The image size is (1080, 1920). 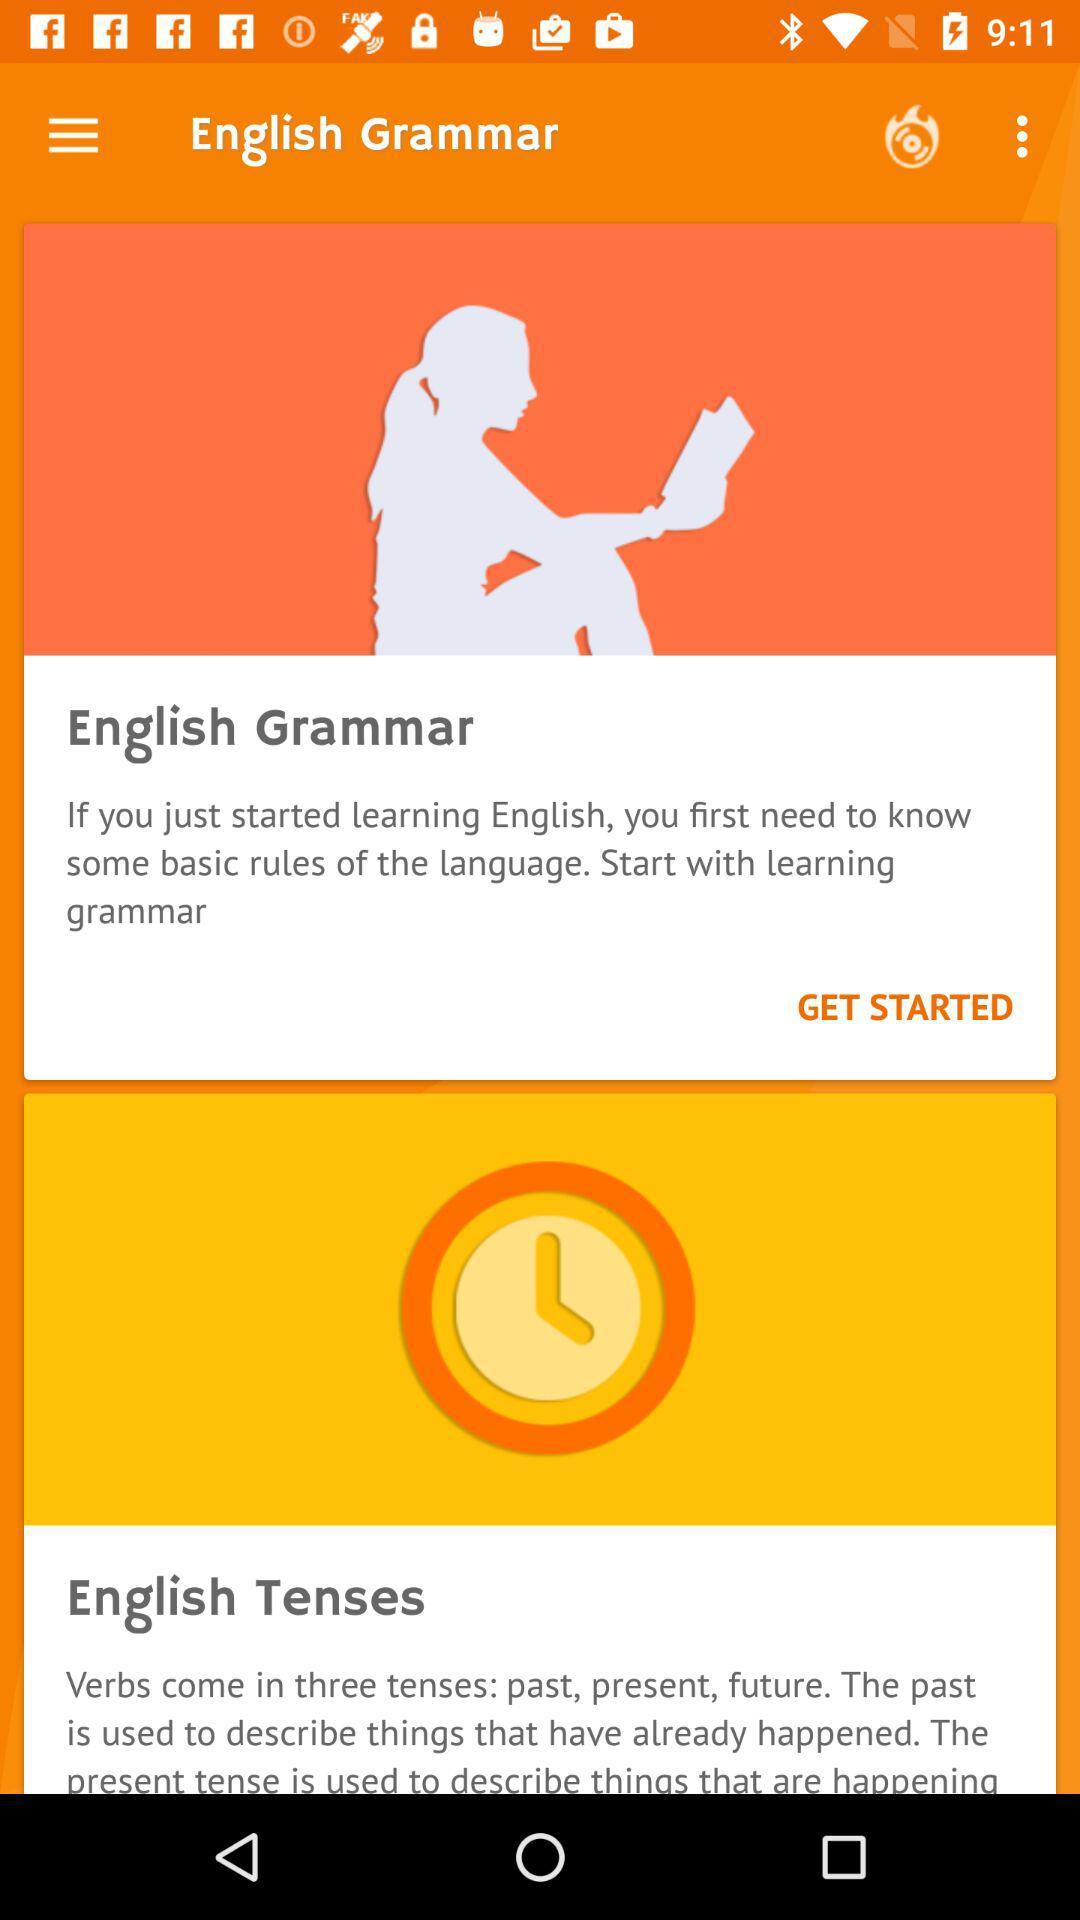 What do you see at coordinates (72, 135) in the screenshot?
I see `icon next to the english grammar icon` at bounding box center [72, 135].